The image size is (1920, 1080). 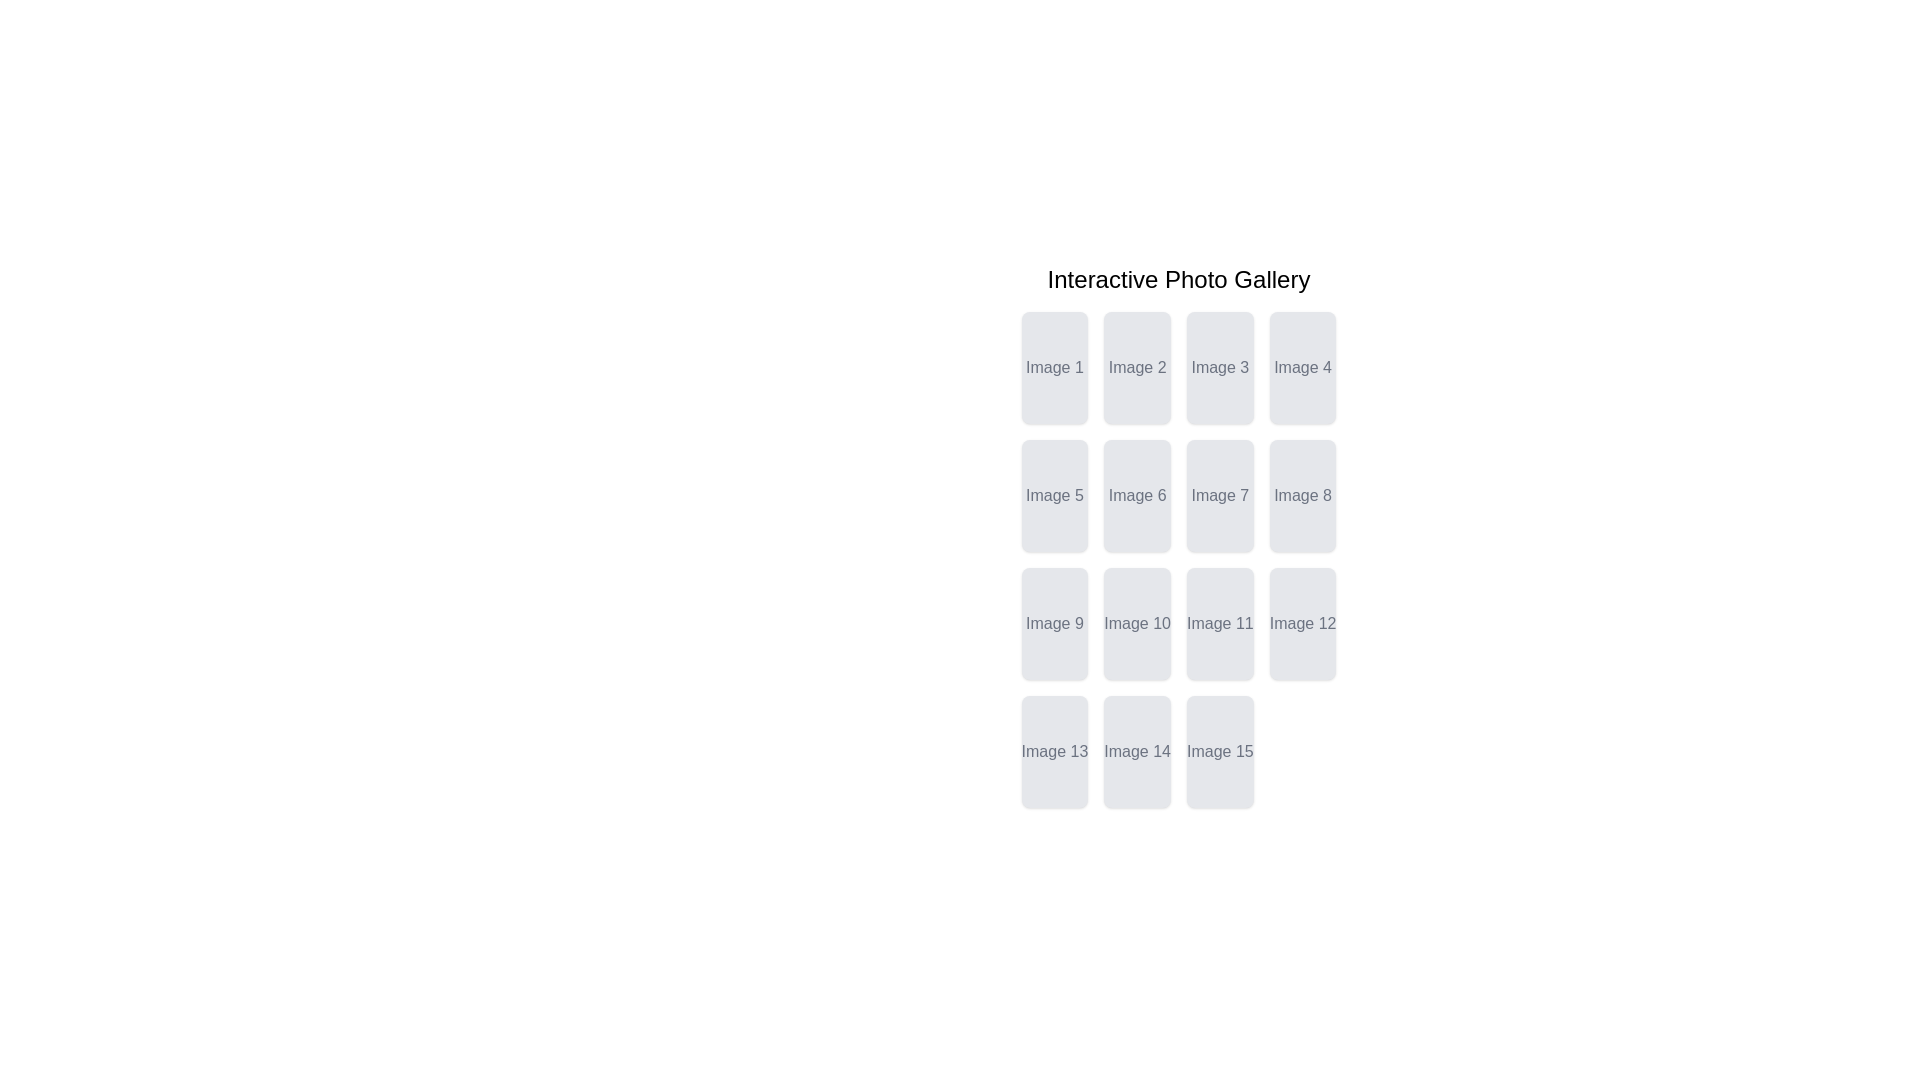 I want to click on the heart icon to like or favorite the item located in the bottom row of the gallery interface, specifically in the cell labeled 'Image 14', so click(x=1132, y=756).